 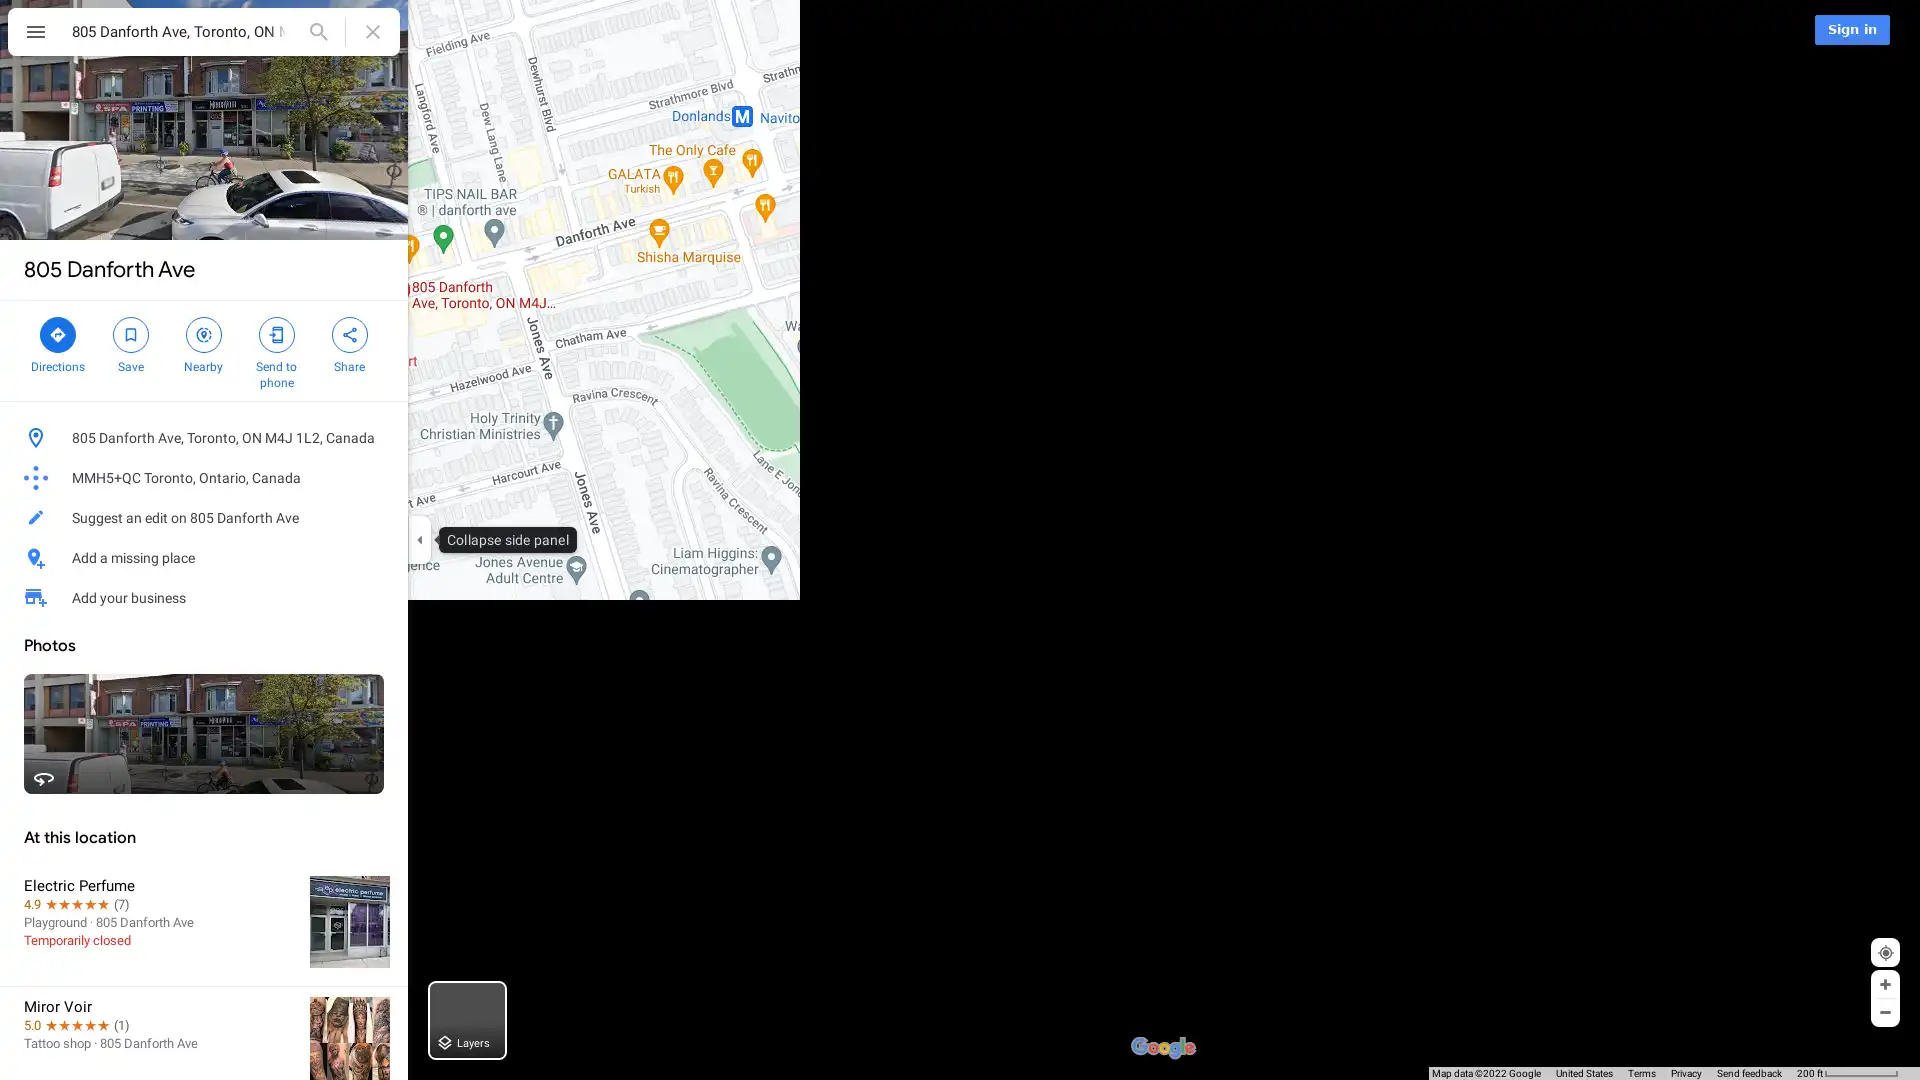 What do you see at coordinates (349, 342) in the screenshot?
I see `Share 805 Danforth Ave` at bounding box center [349, 342].